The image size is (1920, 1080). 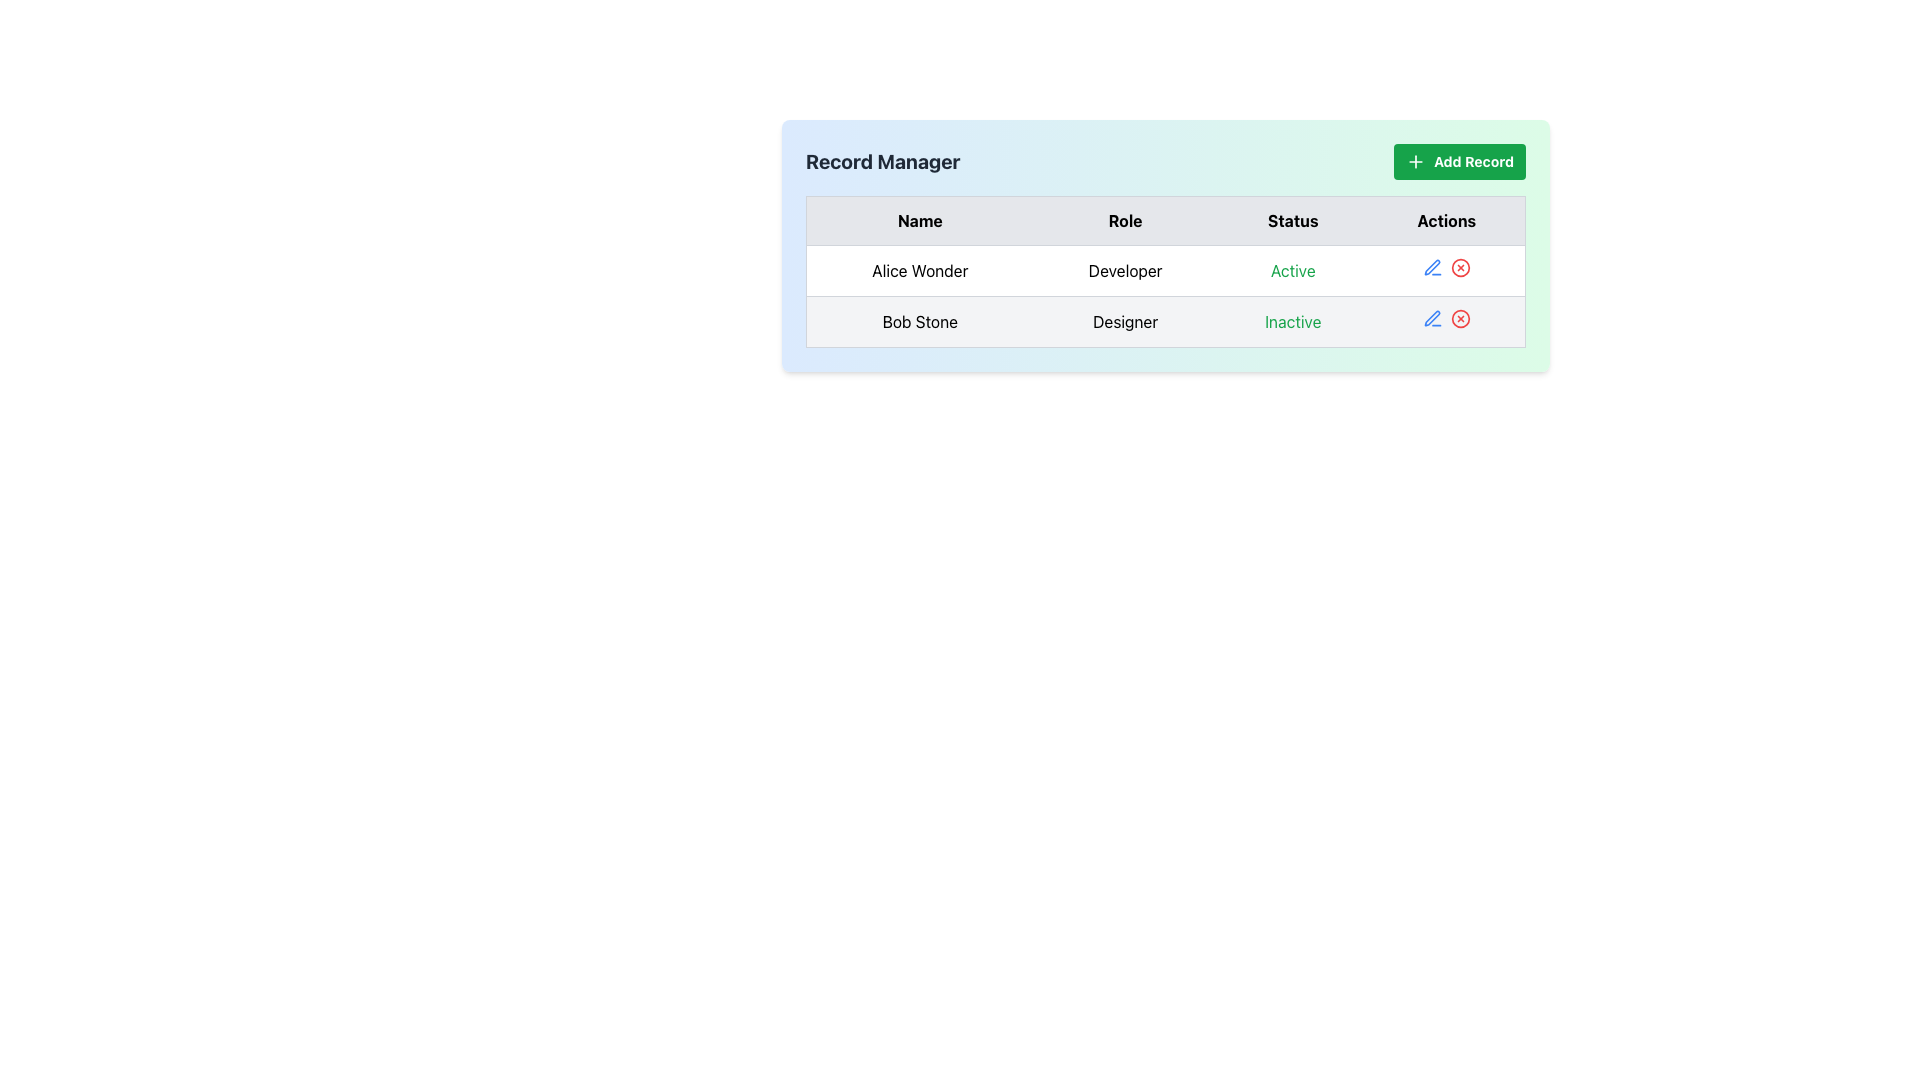 I want to click on the SVG Circle Graphic associated with the delete action button for removing the record of 'Bob Stone' from the Actions column in the second row of the table, so click(x=1460, y=318).